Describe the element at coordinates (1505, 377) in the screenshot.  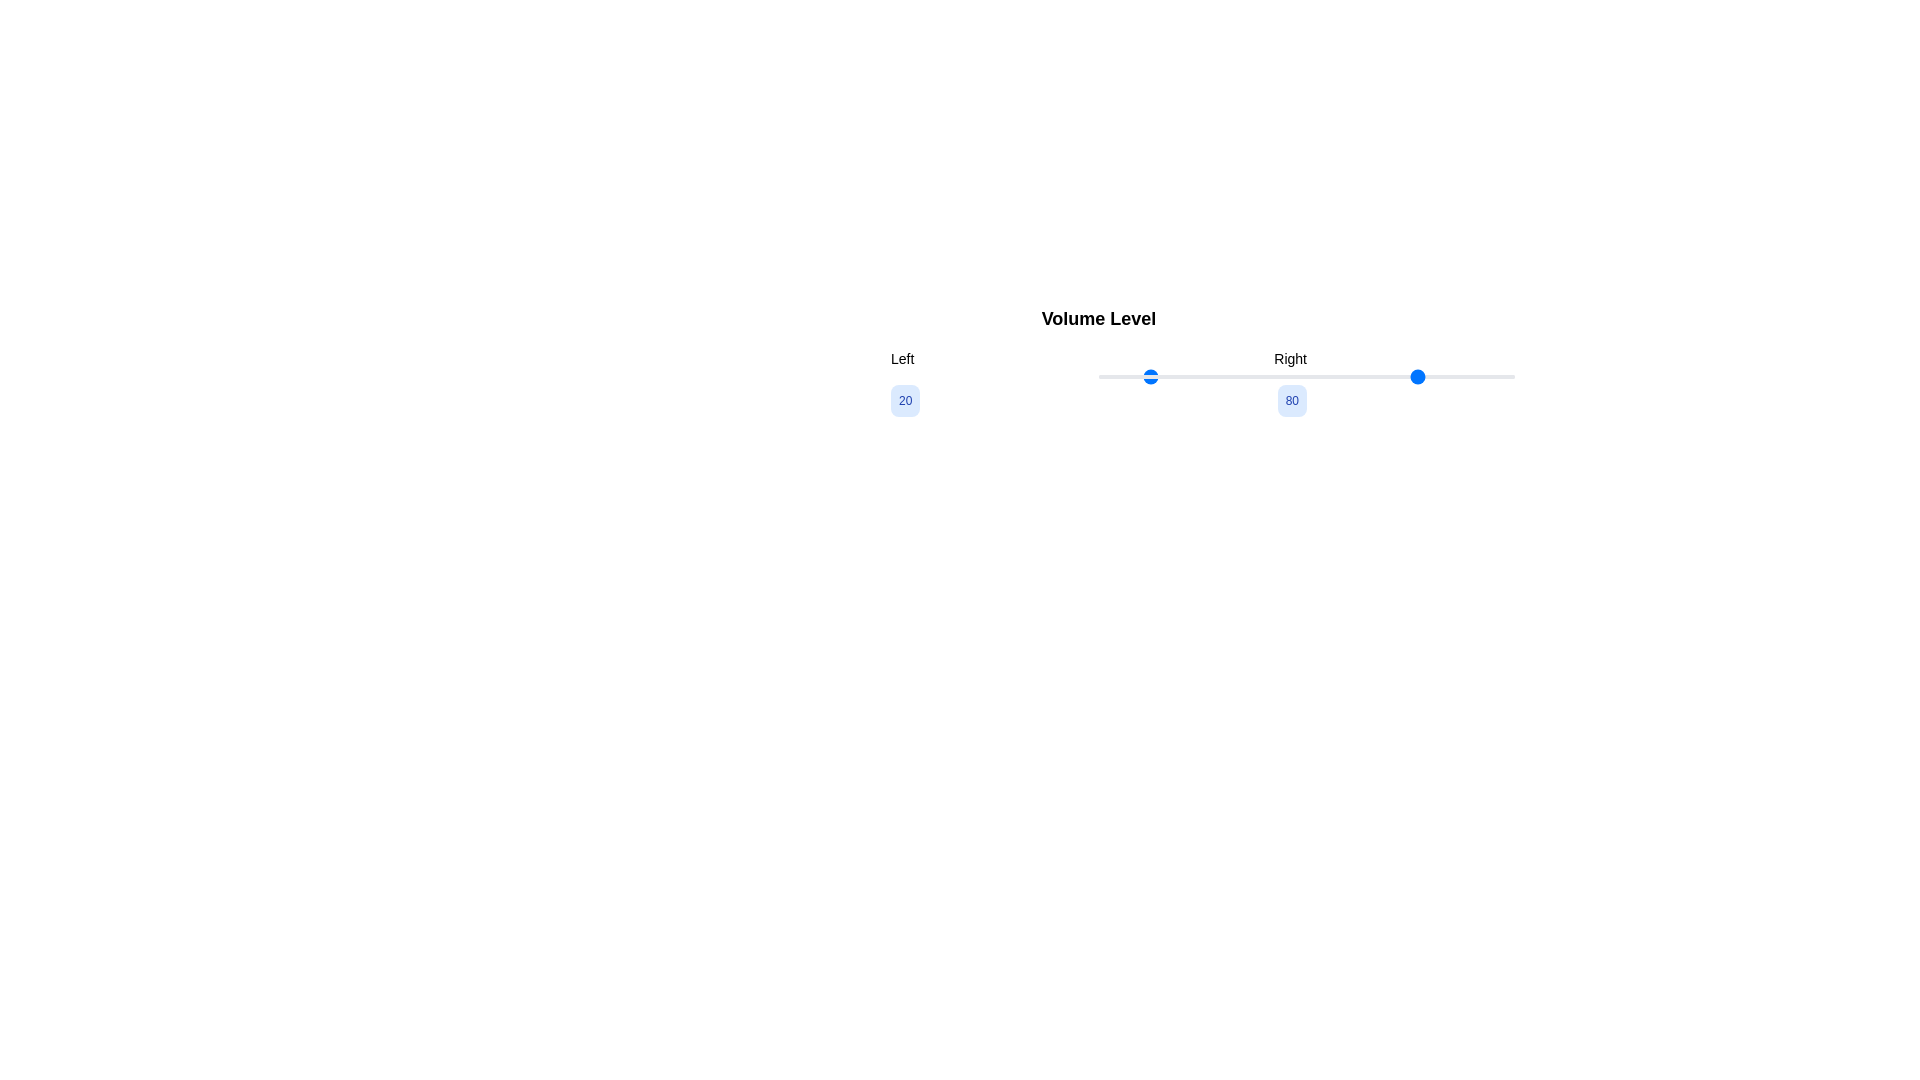
I see `the slider value` at that location.